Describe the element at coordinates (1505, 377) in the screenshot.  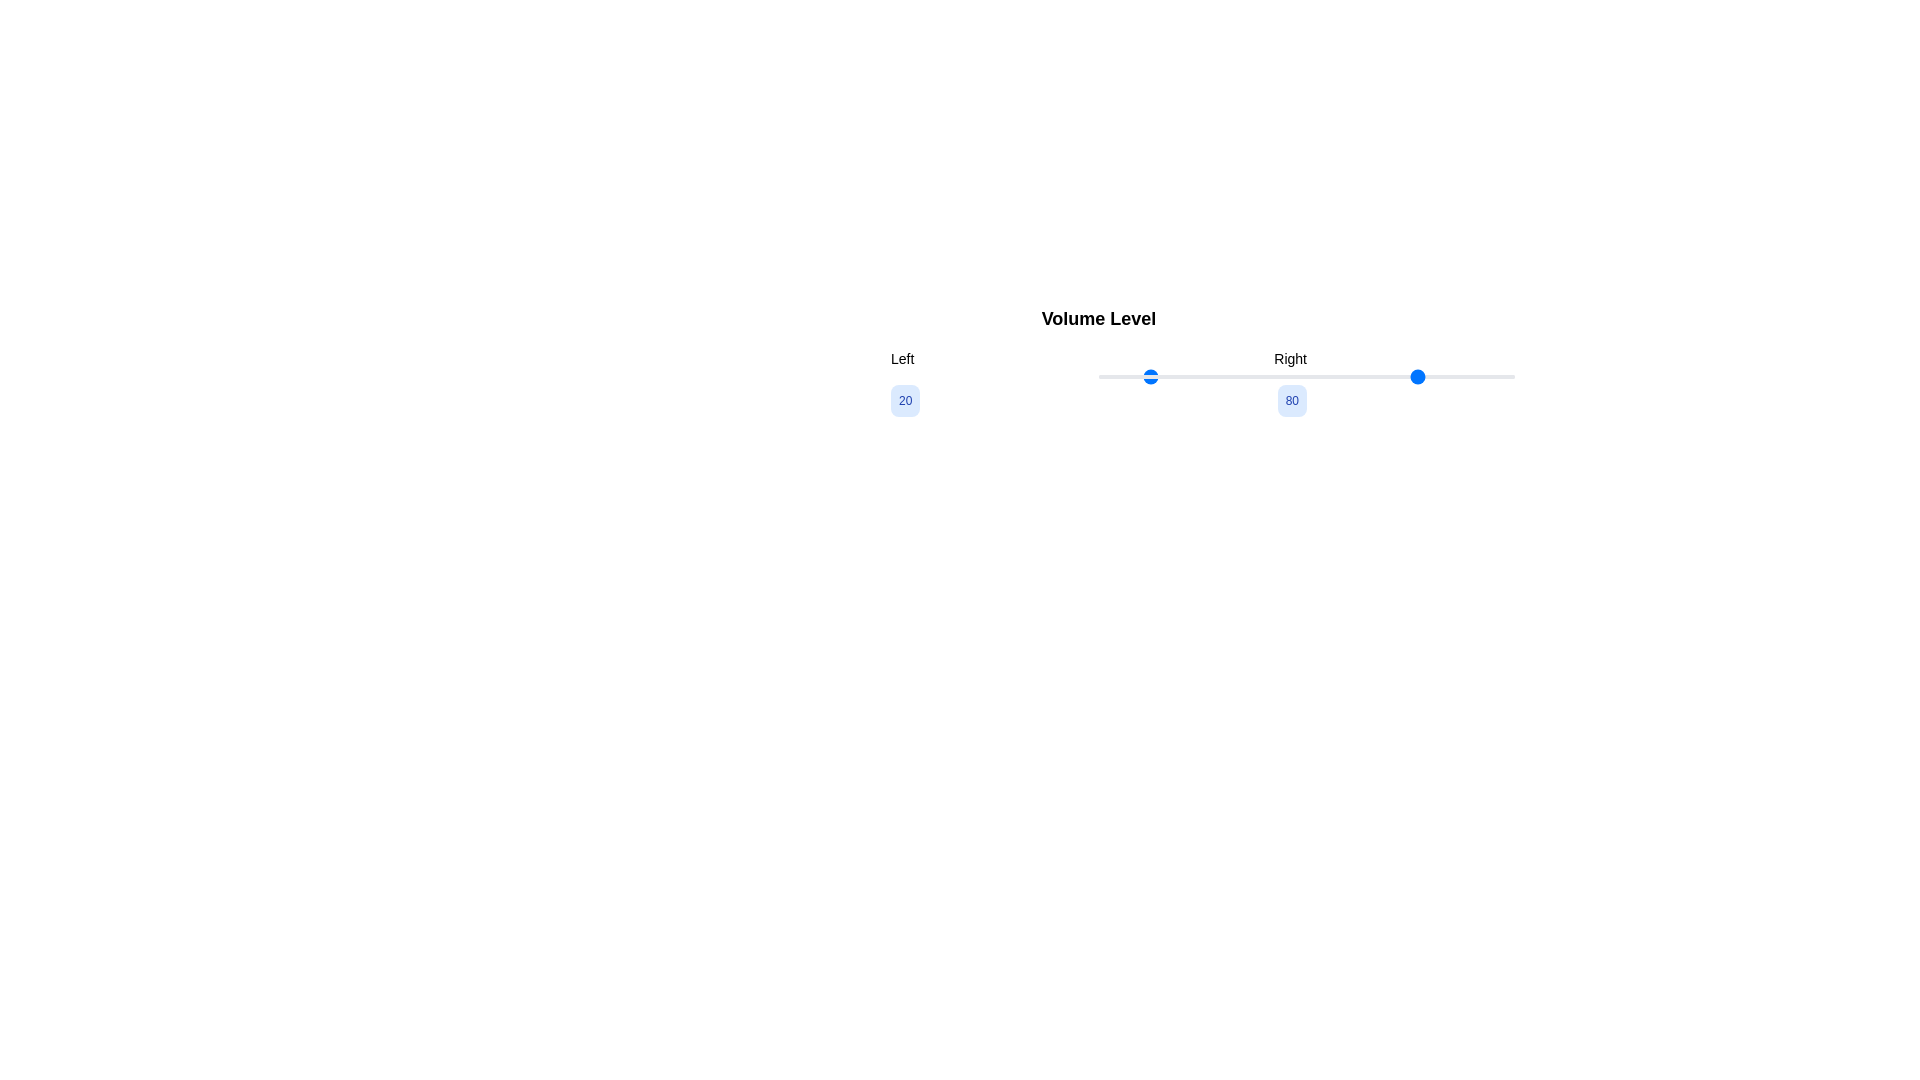
I see `the slider value` at that location.